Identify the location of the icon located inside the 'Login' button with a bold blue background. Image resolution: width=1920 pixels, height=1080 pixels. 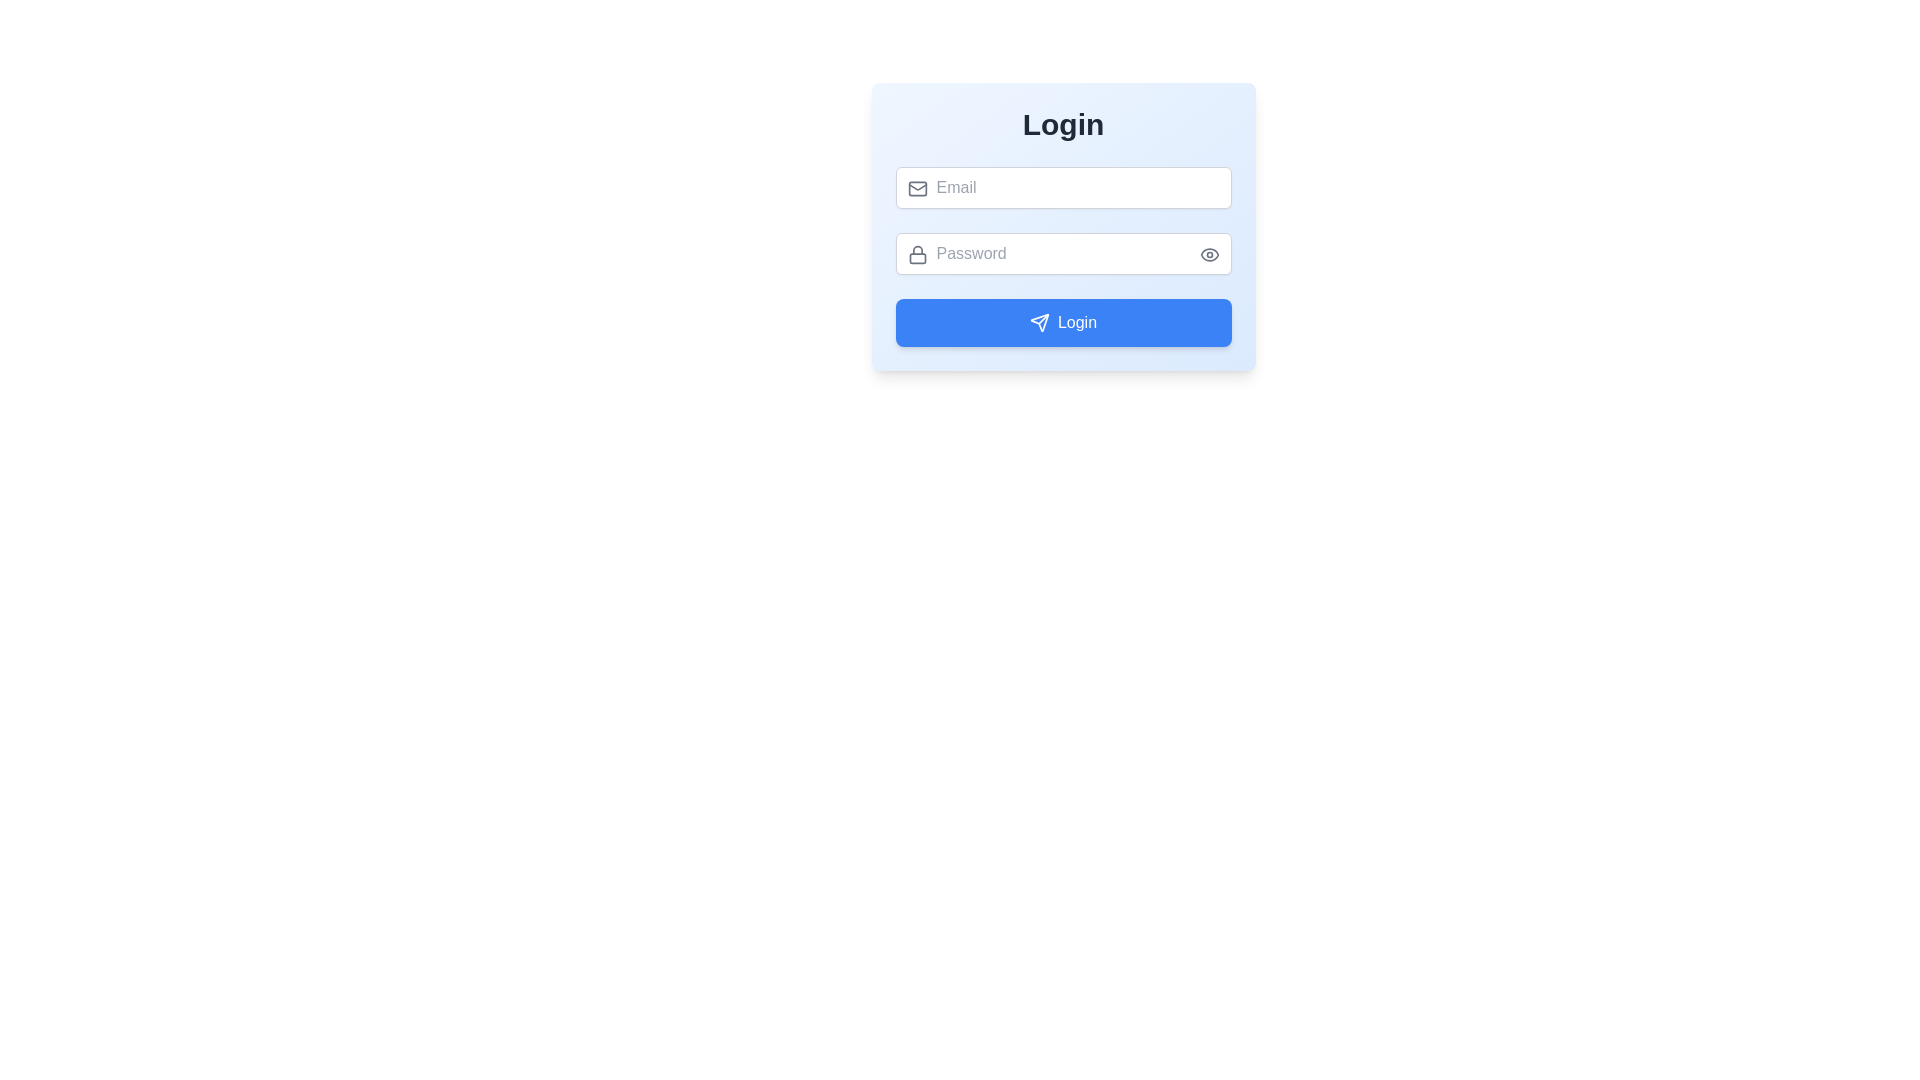
(1039, 322).